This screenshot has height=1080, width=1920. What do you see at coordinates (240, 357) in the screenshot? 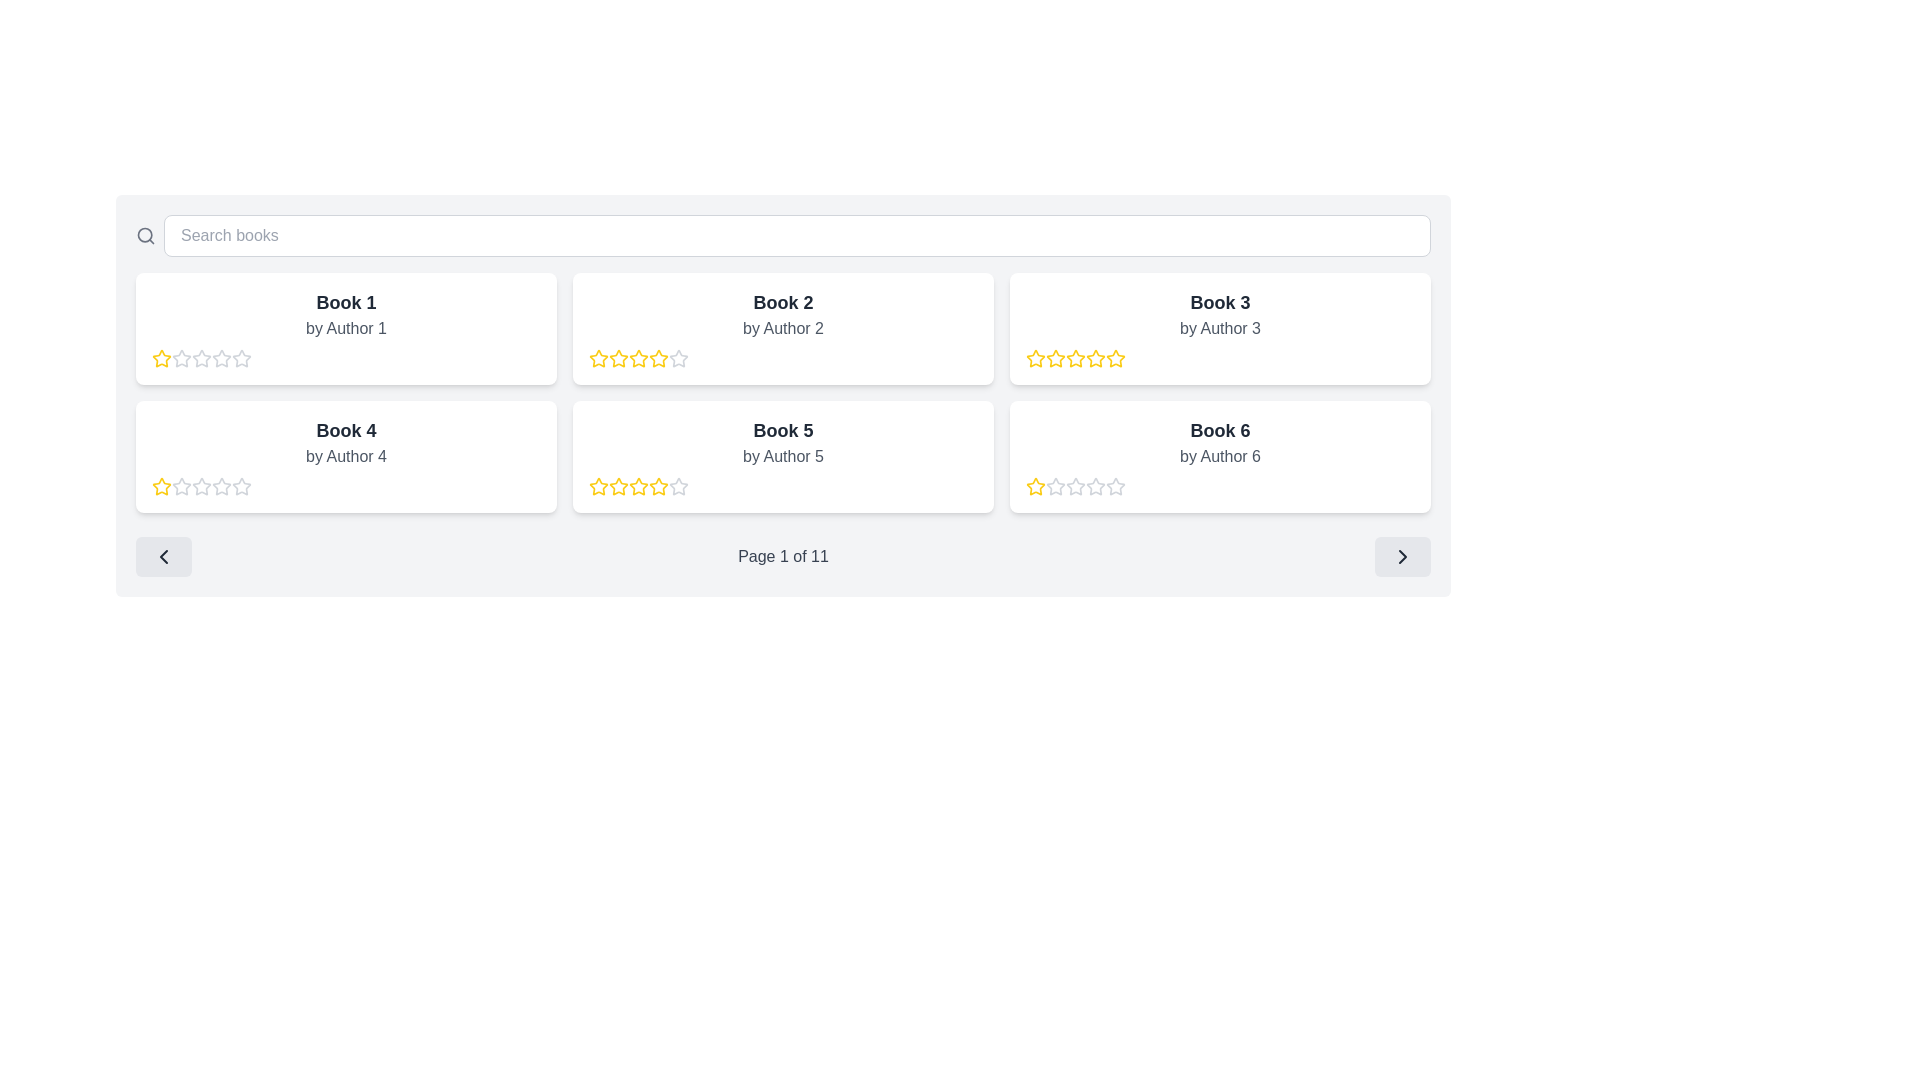
I see `the second star icon representing the second level of a rating system for 'Book 1'` at bounding box center [240, 357].